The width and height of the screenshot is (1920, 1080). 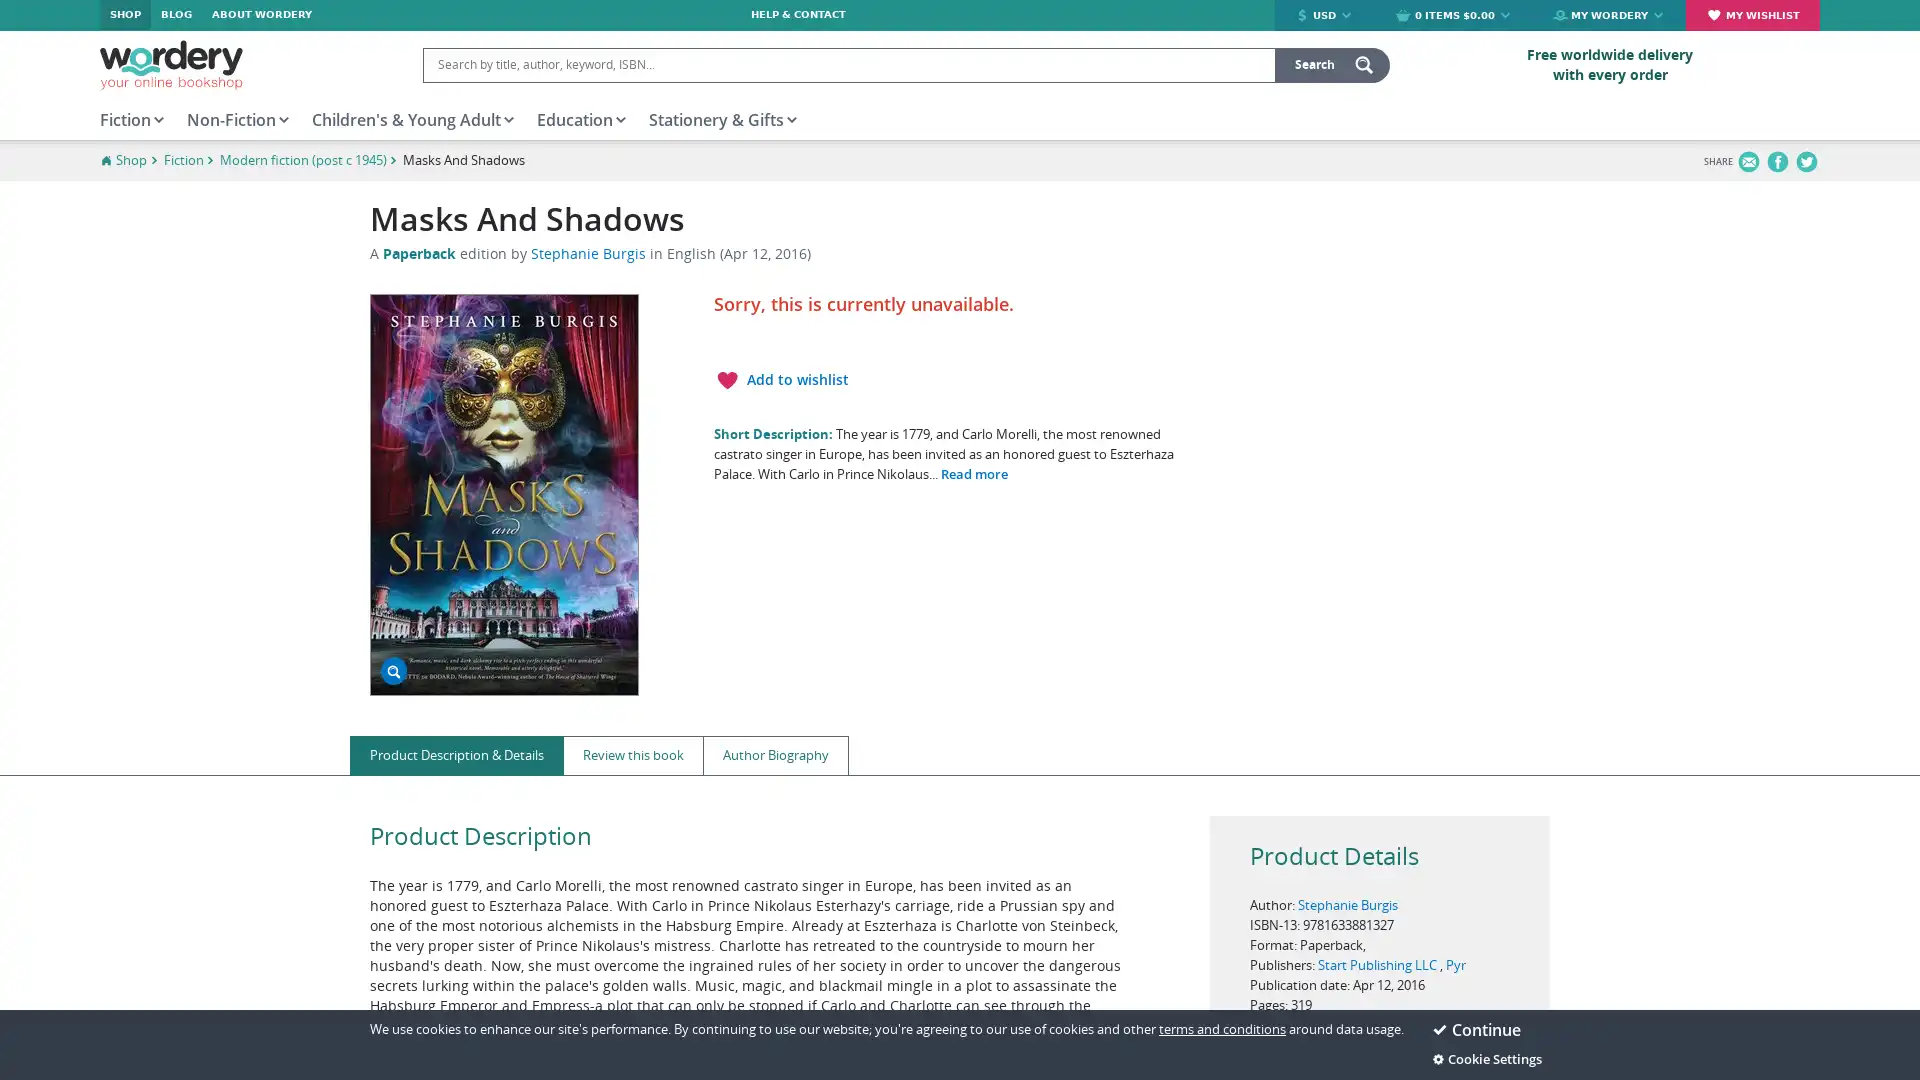 What do you see at coordinates (1332, 63) in the screenshot?
I see `search` at bounding box center [1332, 63].